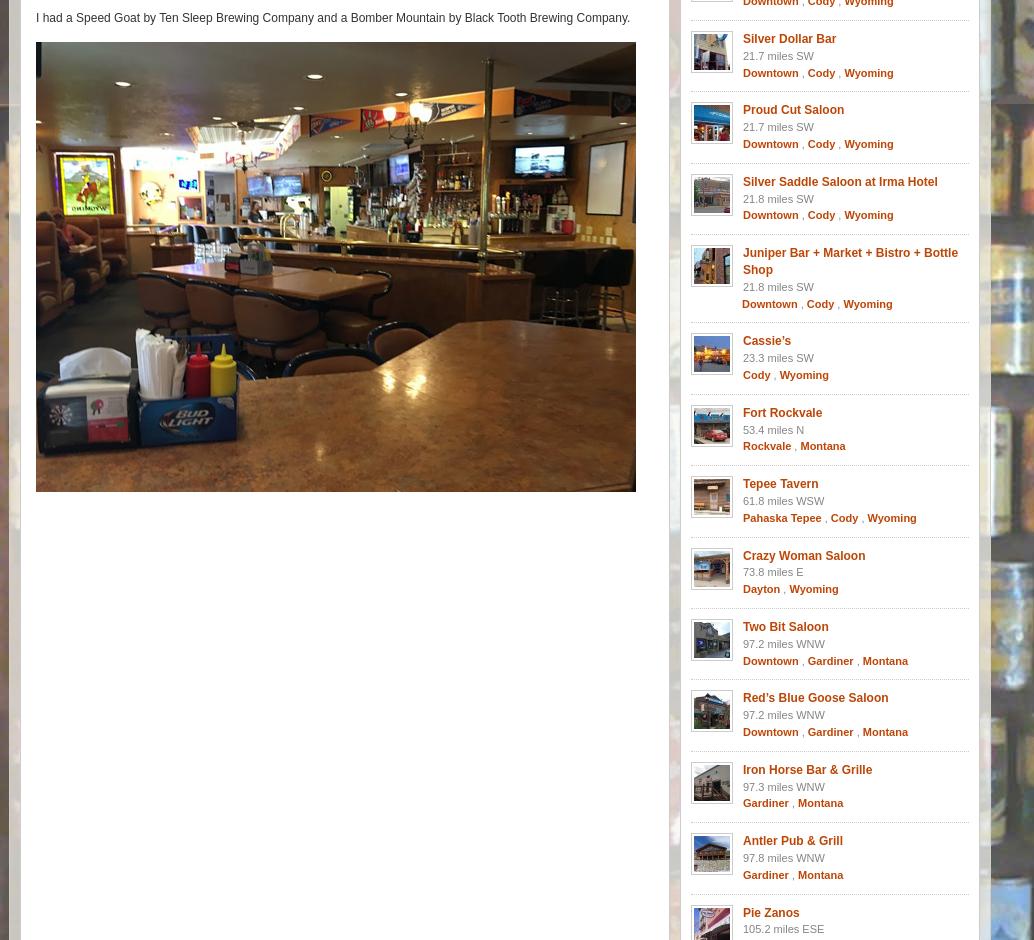 This screenshot has width=1034, height=940. What do you see at coordinates (814, 697) in the screenshot?
I see `'Red’s Blue Goose Saloon'` at bounding box center [814, 697].